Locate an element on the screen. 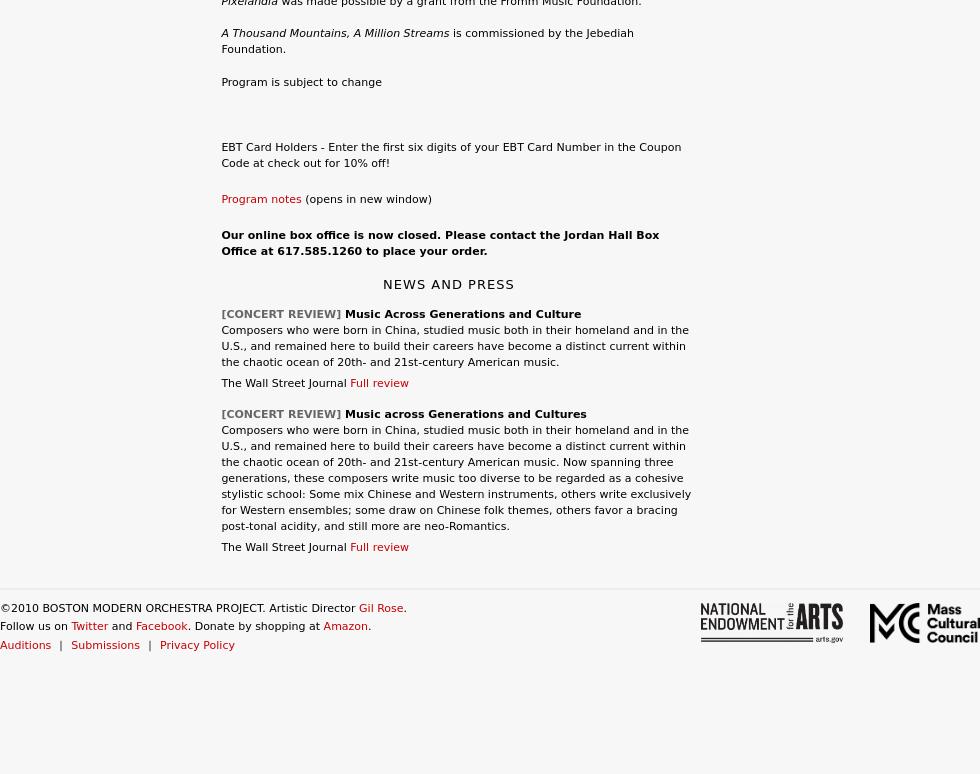 This screenshot has width=980, height=774. 'and' is located at coordinates (121, 625).